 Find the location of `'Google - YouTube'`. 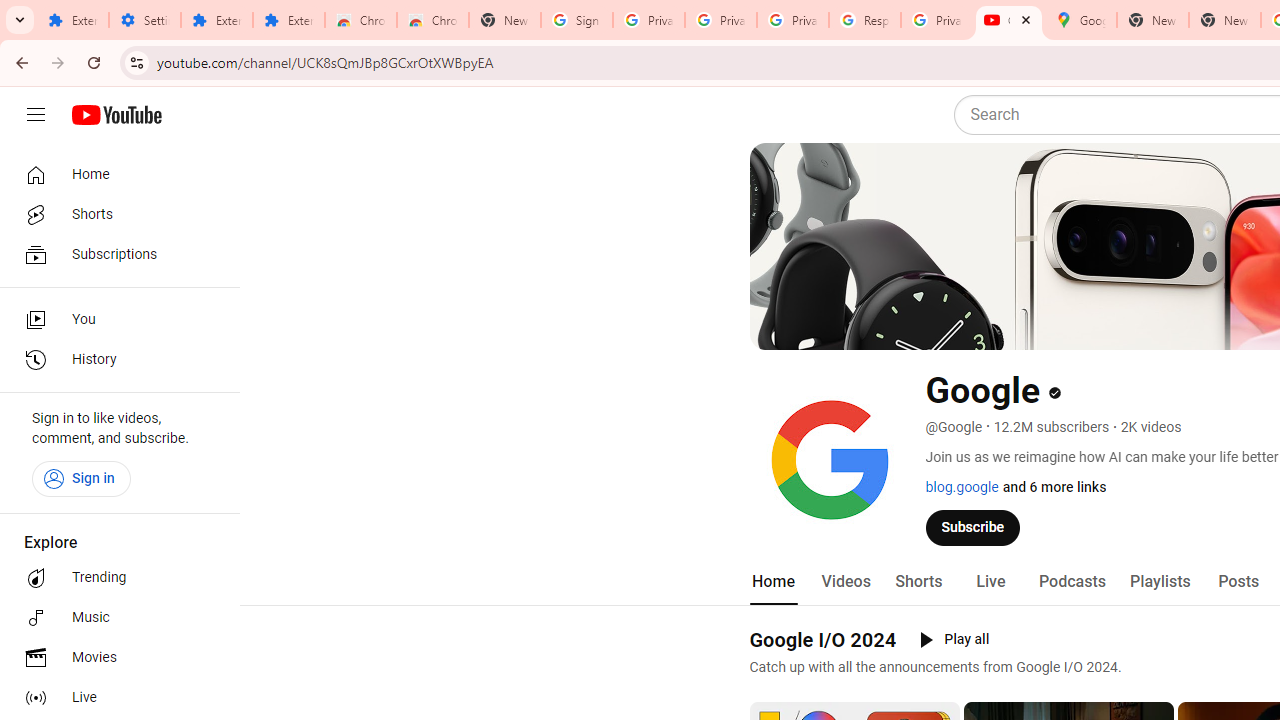

'Google - YouTube' is located at coordinates (1008, 20).